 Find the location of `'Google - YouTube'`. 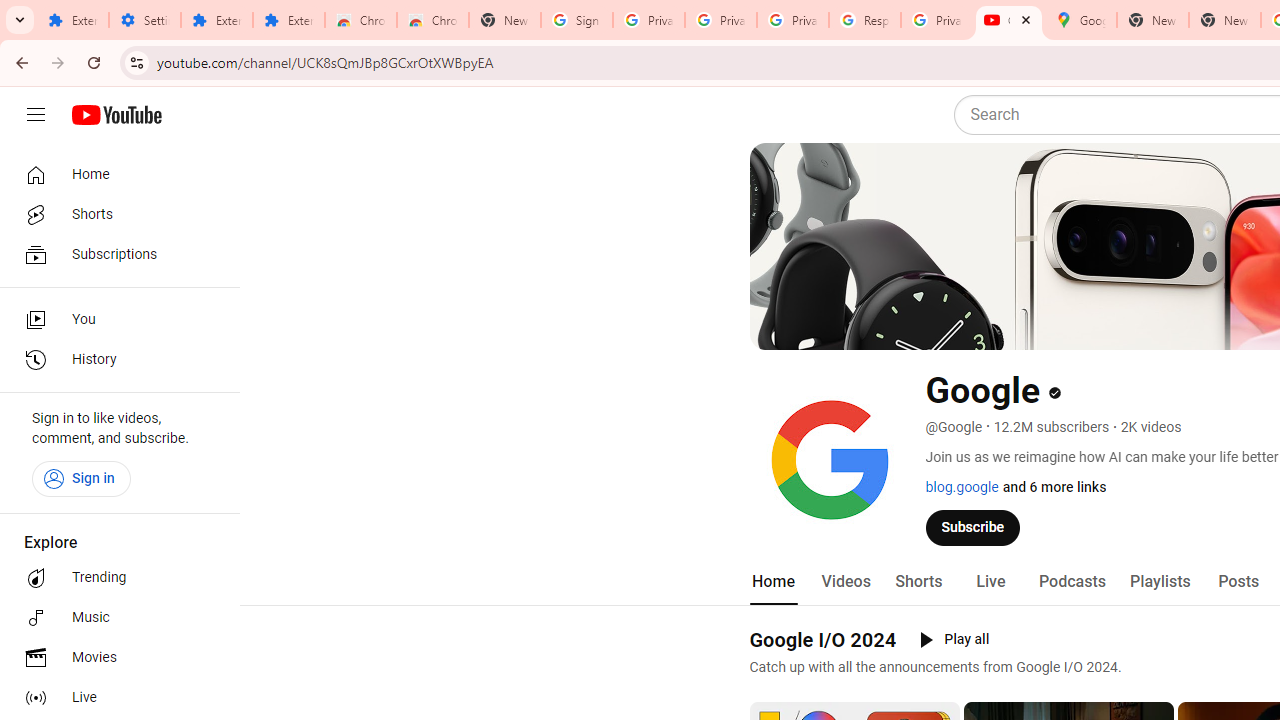

'Google - YouTube' is located at coordinates (1008, 20).